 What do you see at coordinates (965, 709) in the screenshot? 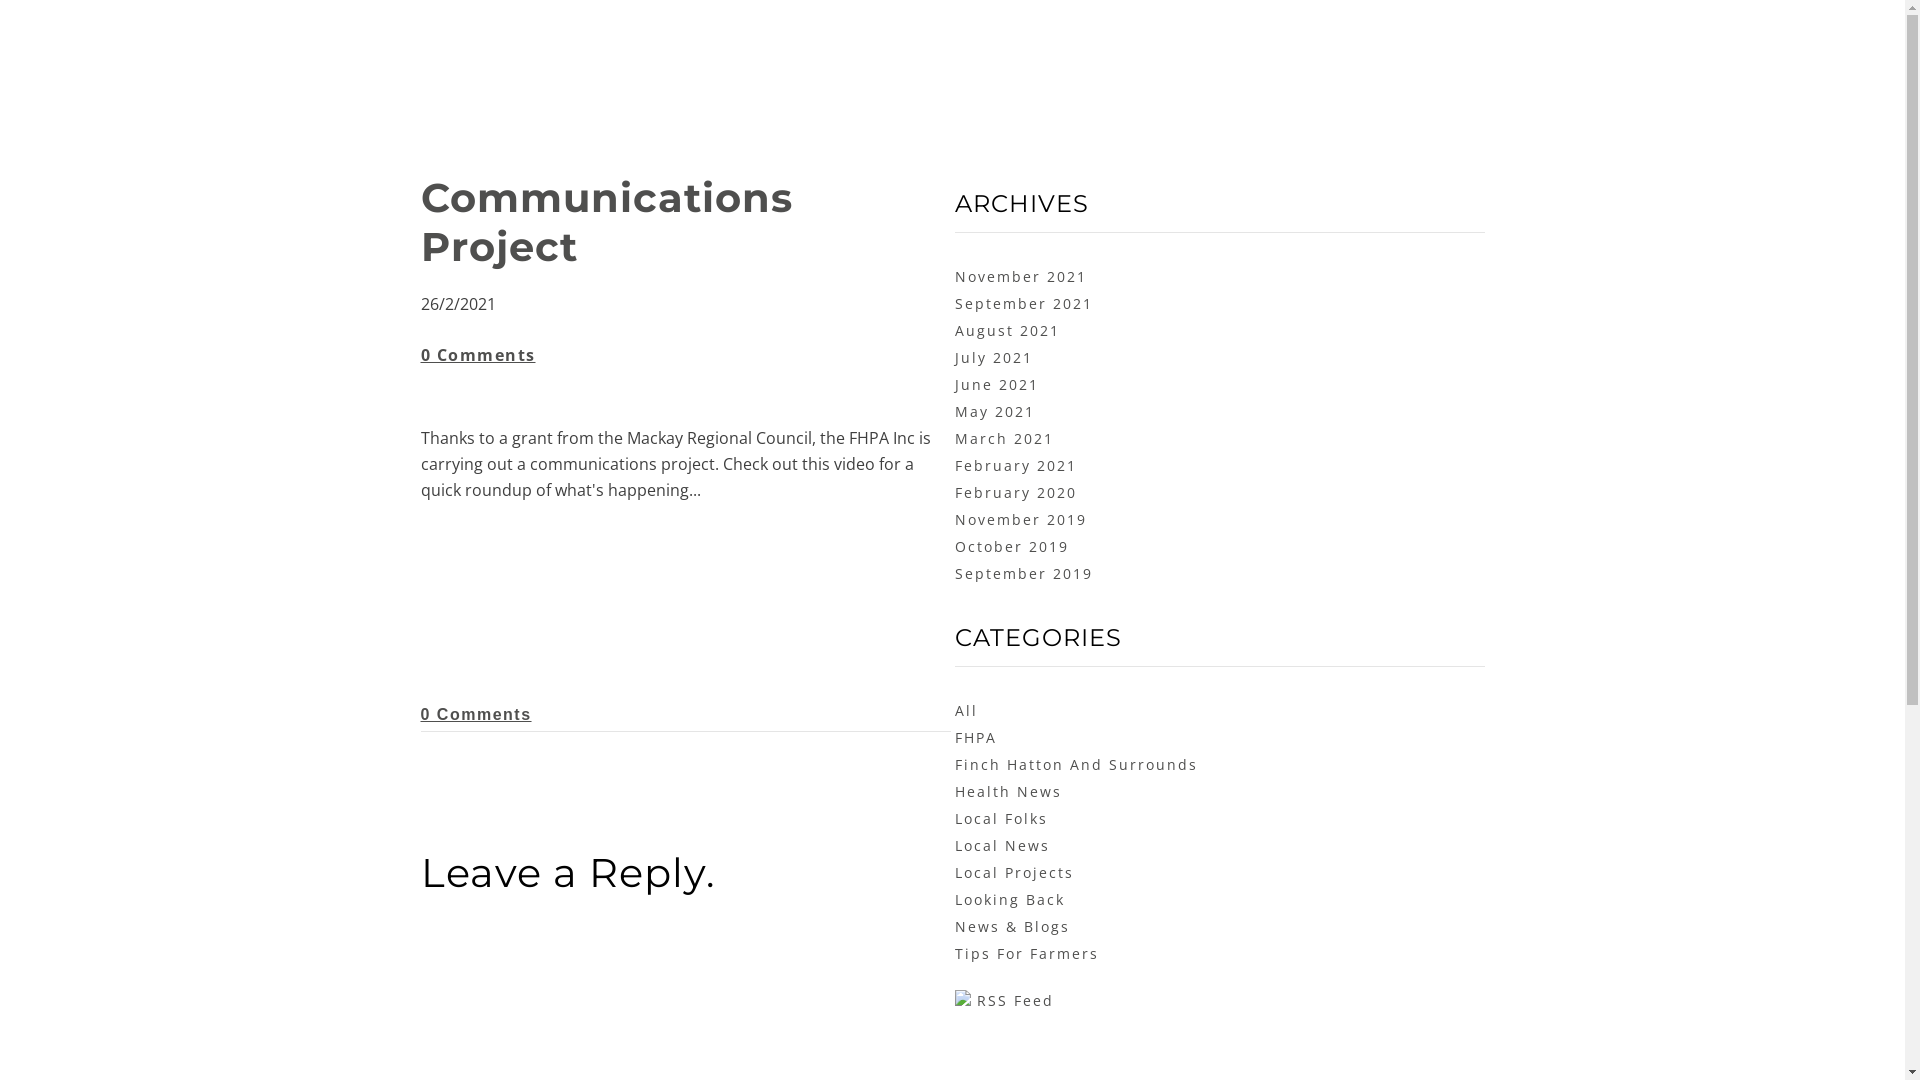
I see `'All'` at bounding box center [965, 709].